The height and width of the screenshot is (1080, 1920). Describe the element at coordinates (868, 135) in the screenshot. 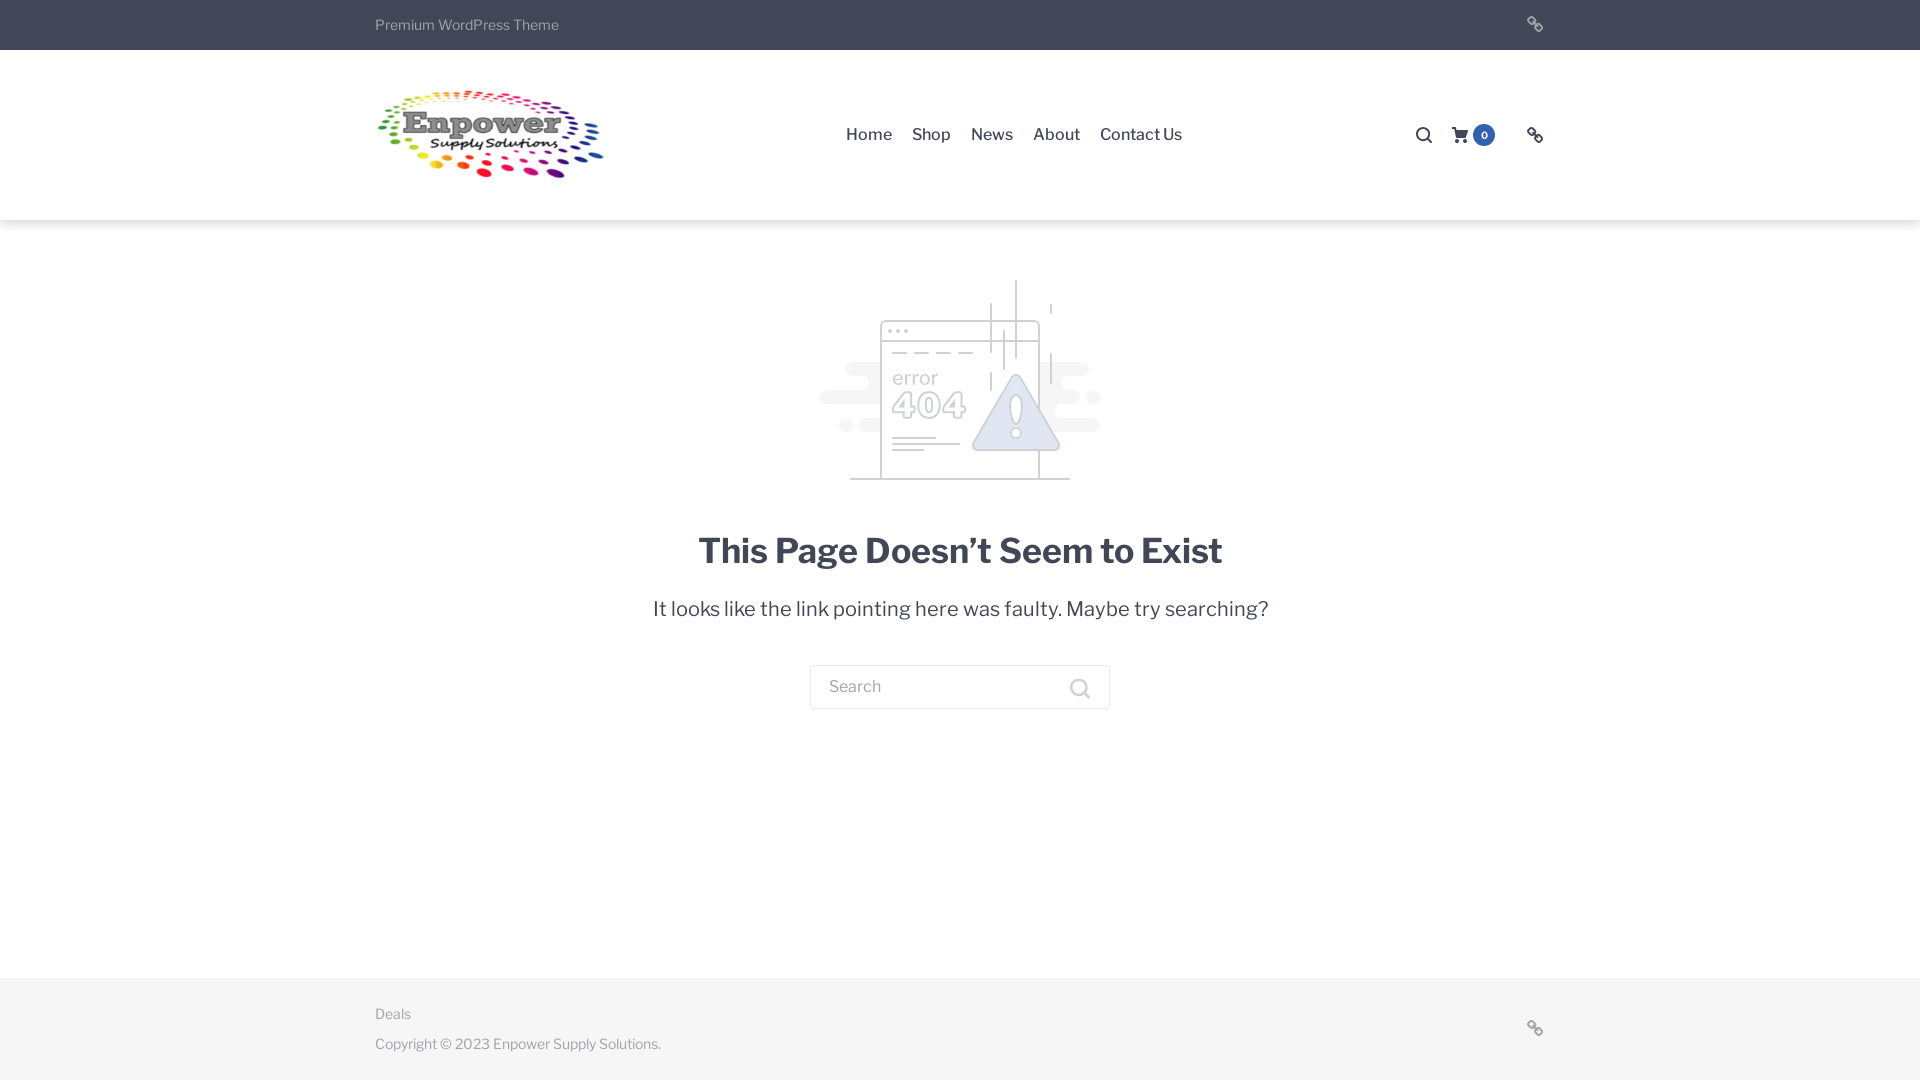

I see `'Home'` at that location.